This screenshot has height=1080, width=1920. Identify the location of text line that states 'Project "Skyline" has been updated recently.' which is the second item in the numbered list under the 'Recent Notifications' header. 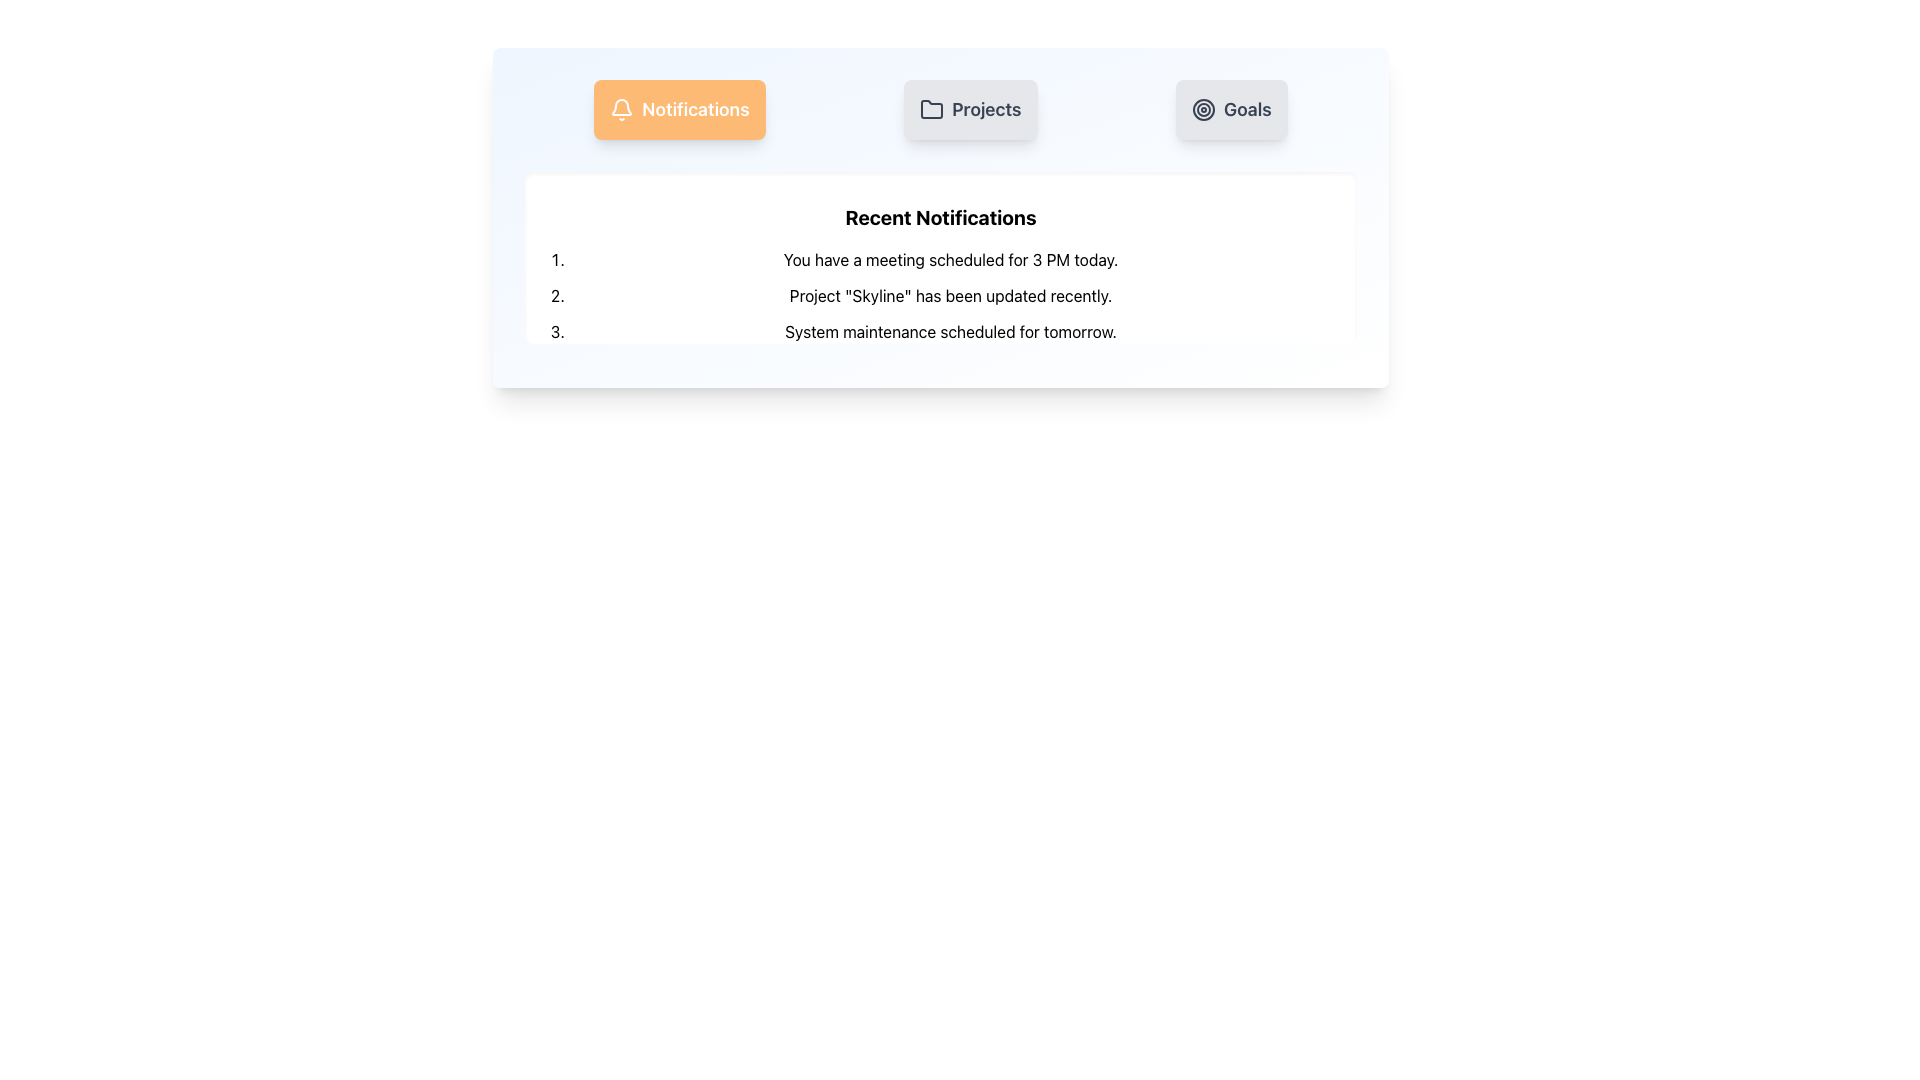
(949, 296).